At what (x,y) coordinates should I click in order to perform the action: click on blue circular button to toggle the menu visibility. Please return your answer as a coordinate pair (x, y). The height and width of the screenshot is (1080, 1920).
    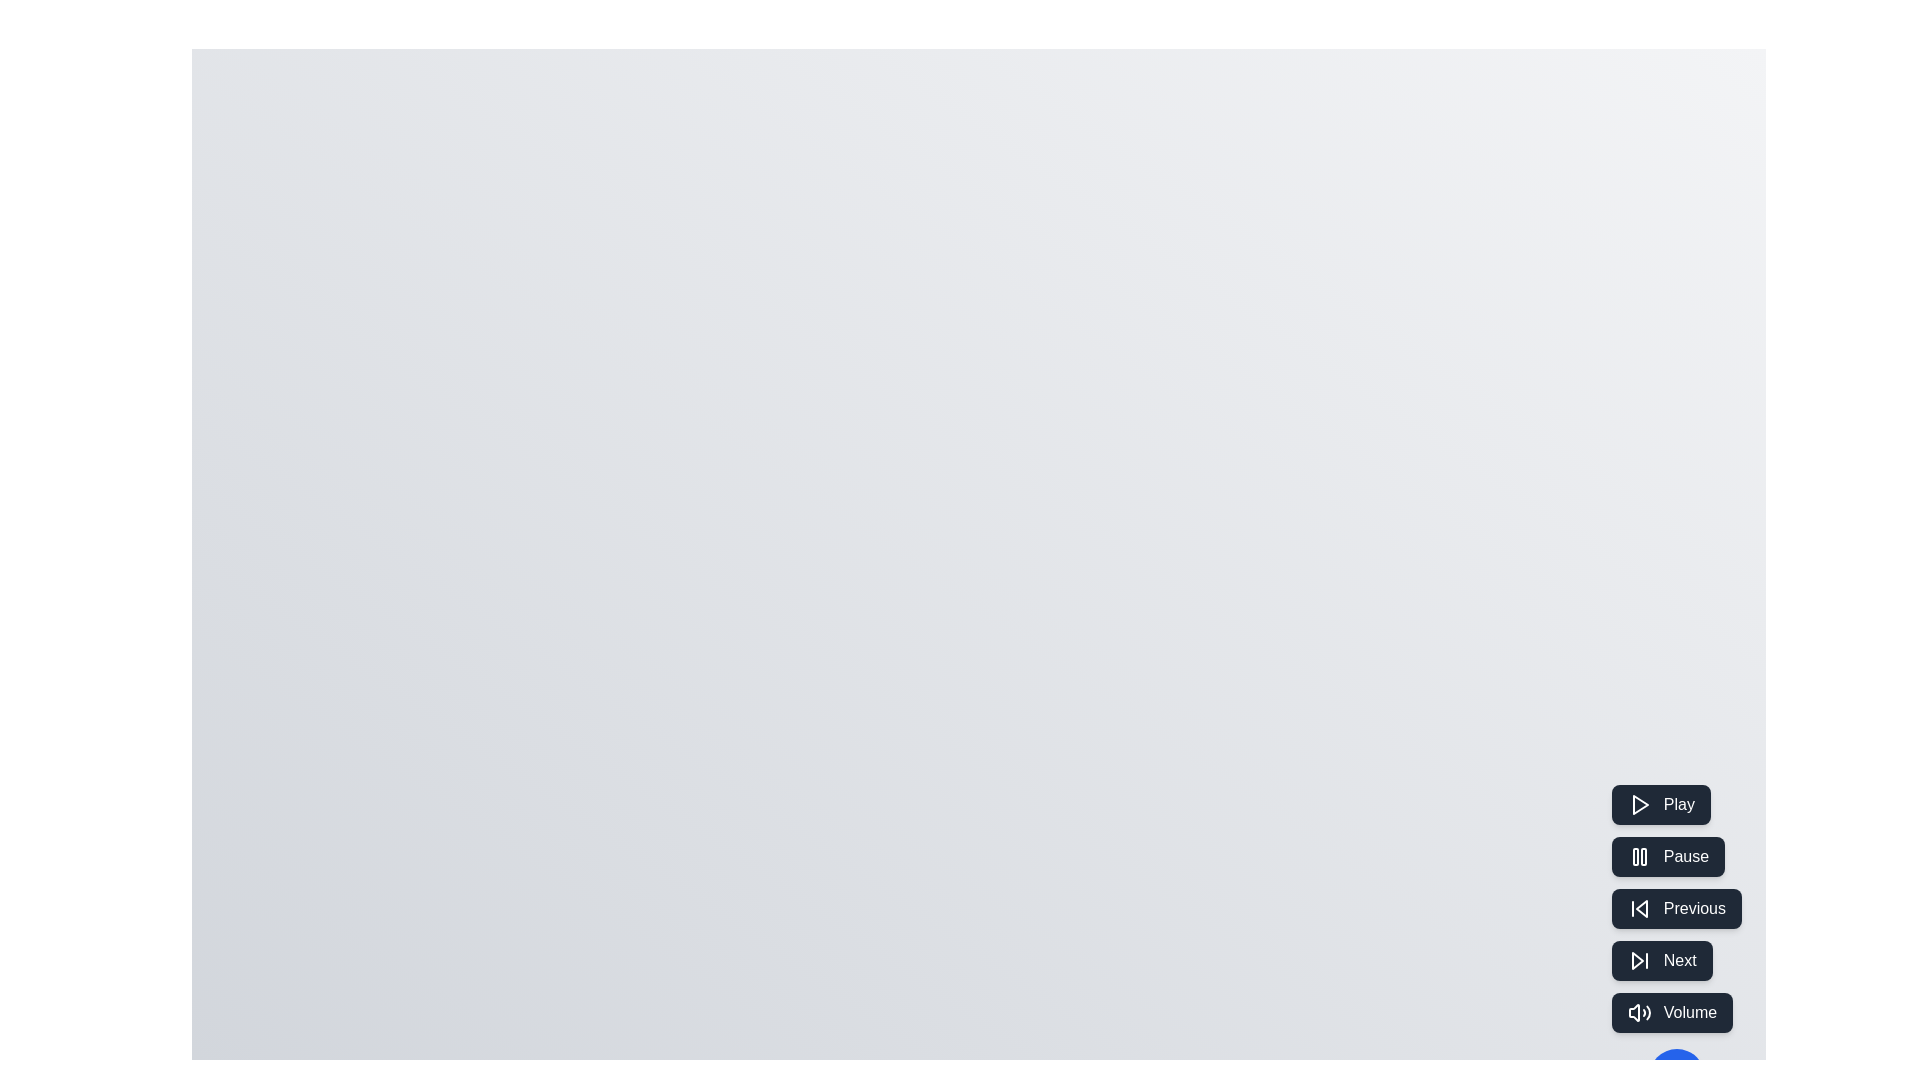
    Looking at the image, I should click on (1676, 1075).